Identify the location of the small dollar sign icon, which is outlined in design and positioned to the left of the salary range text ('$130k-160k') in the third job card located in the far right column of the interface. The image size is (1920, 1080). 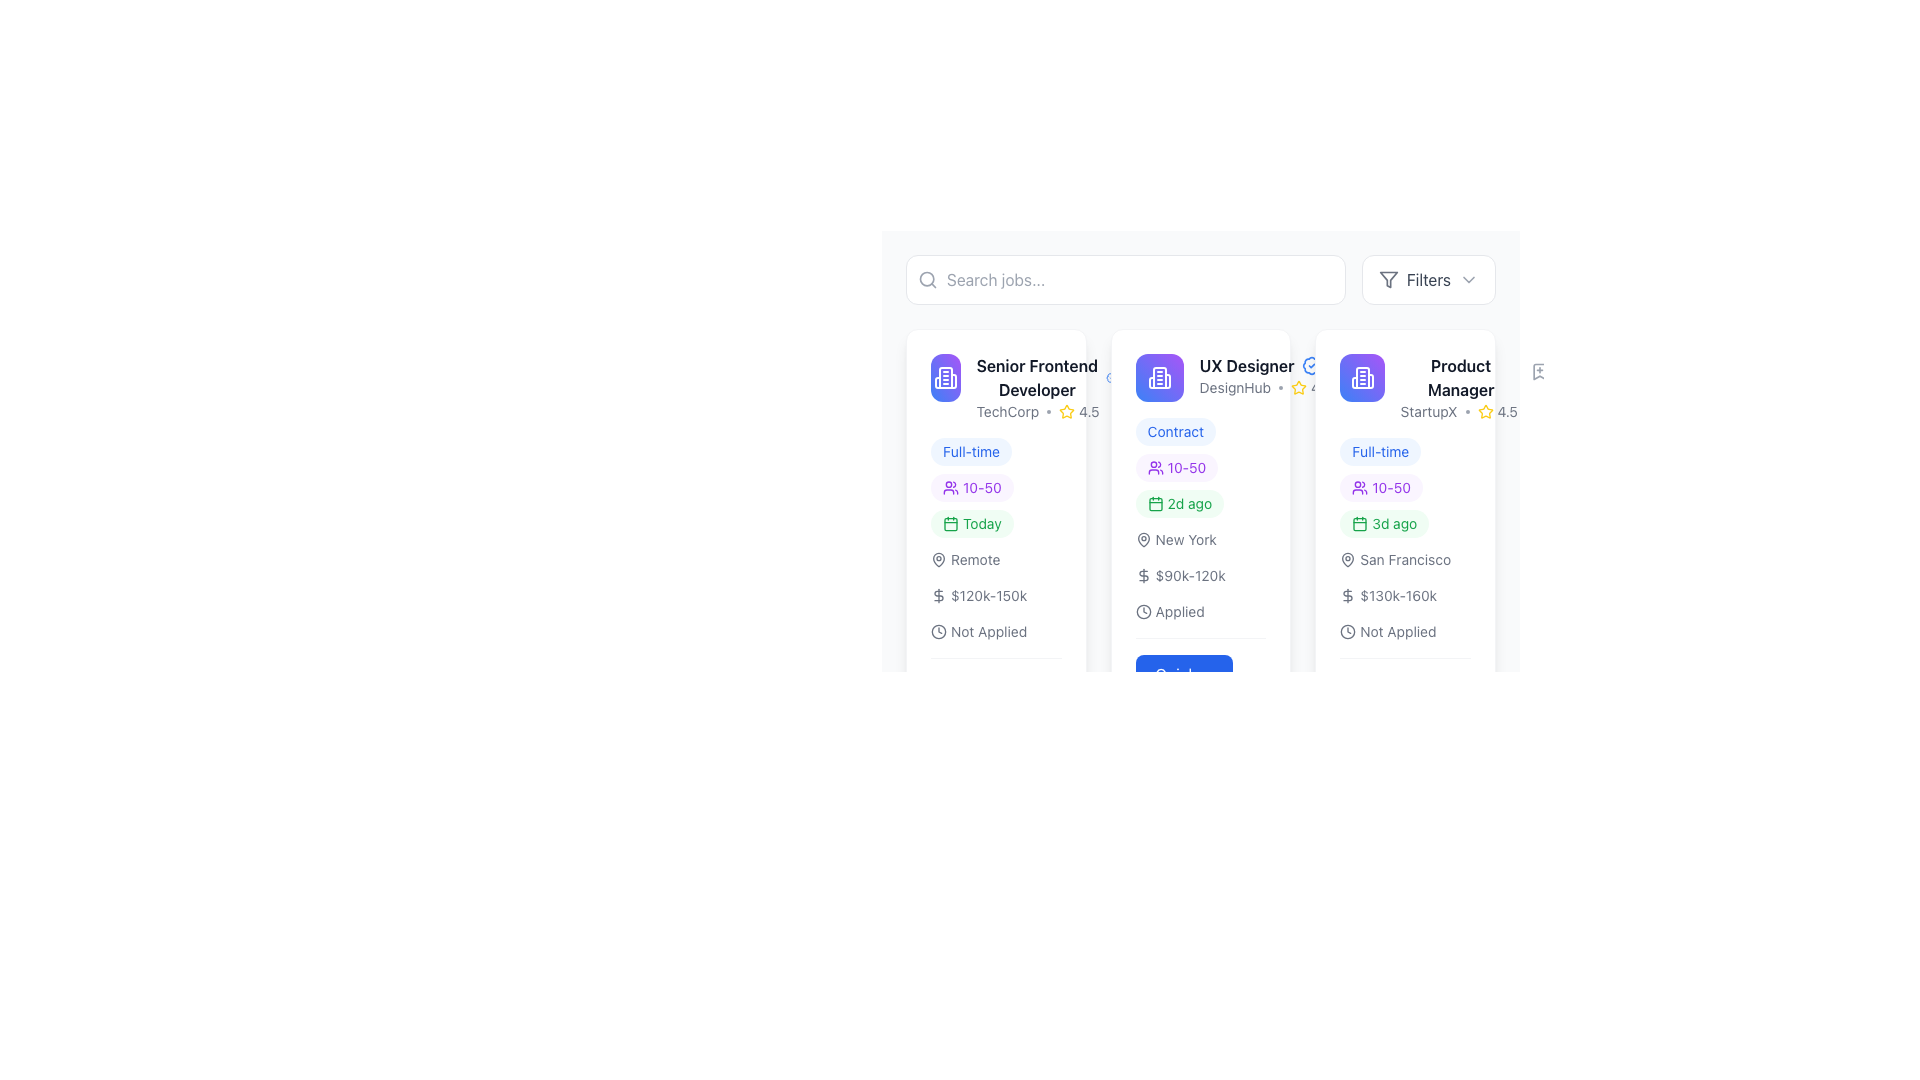
(1348, 595).